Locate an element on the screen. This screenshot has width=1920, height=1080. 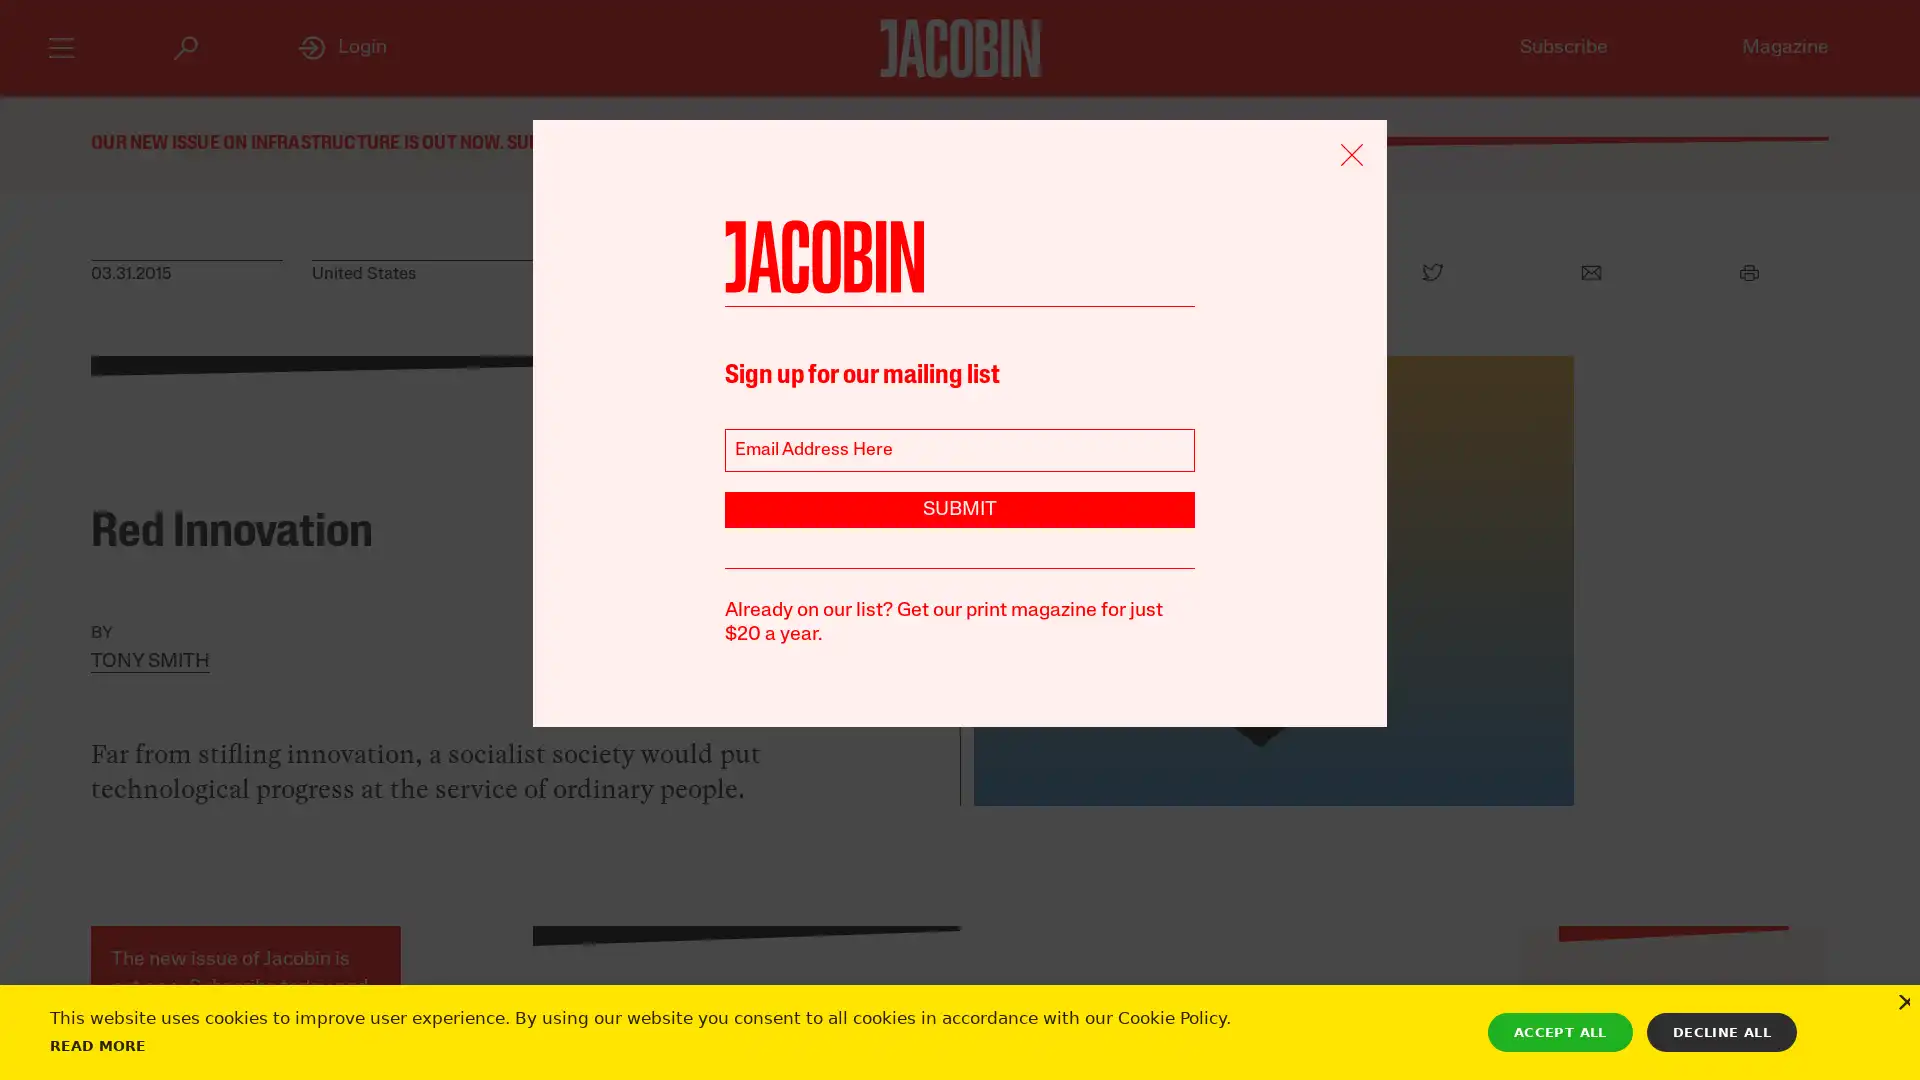
SUBMIT is located at coordinates (958, 508).